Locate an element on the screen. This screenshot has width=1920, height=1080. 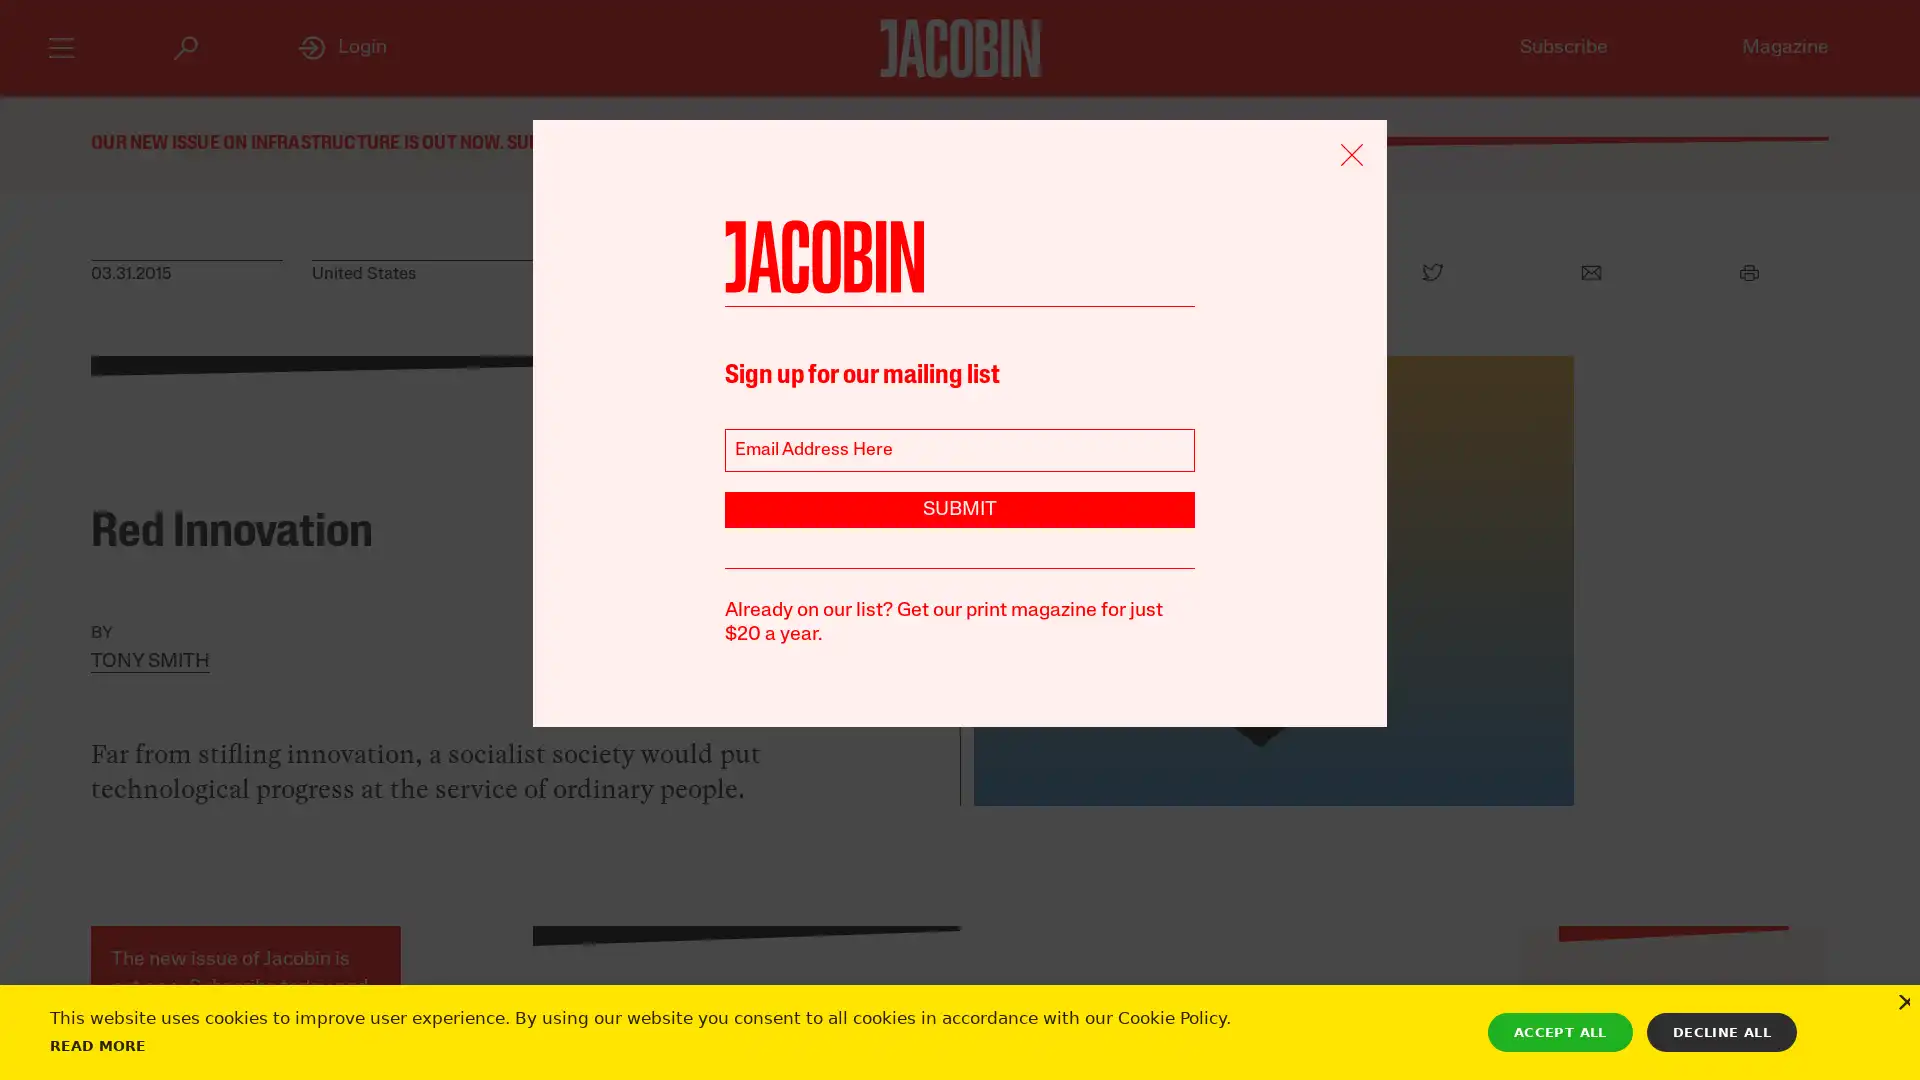
SUBMIT is located at coordinates (958, 508).